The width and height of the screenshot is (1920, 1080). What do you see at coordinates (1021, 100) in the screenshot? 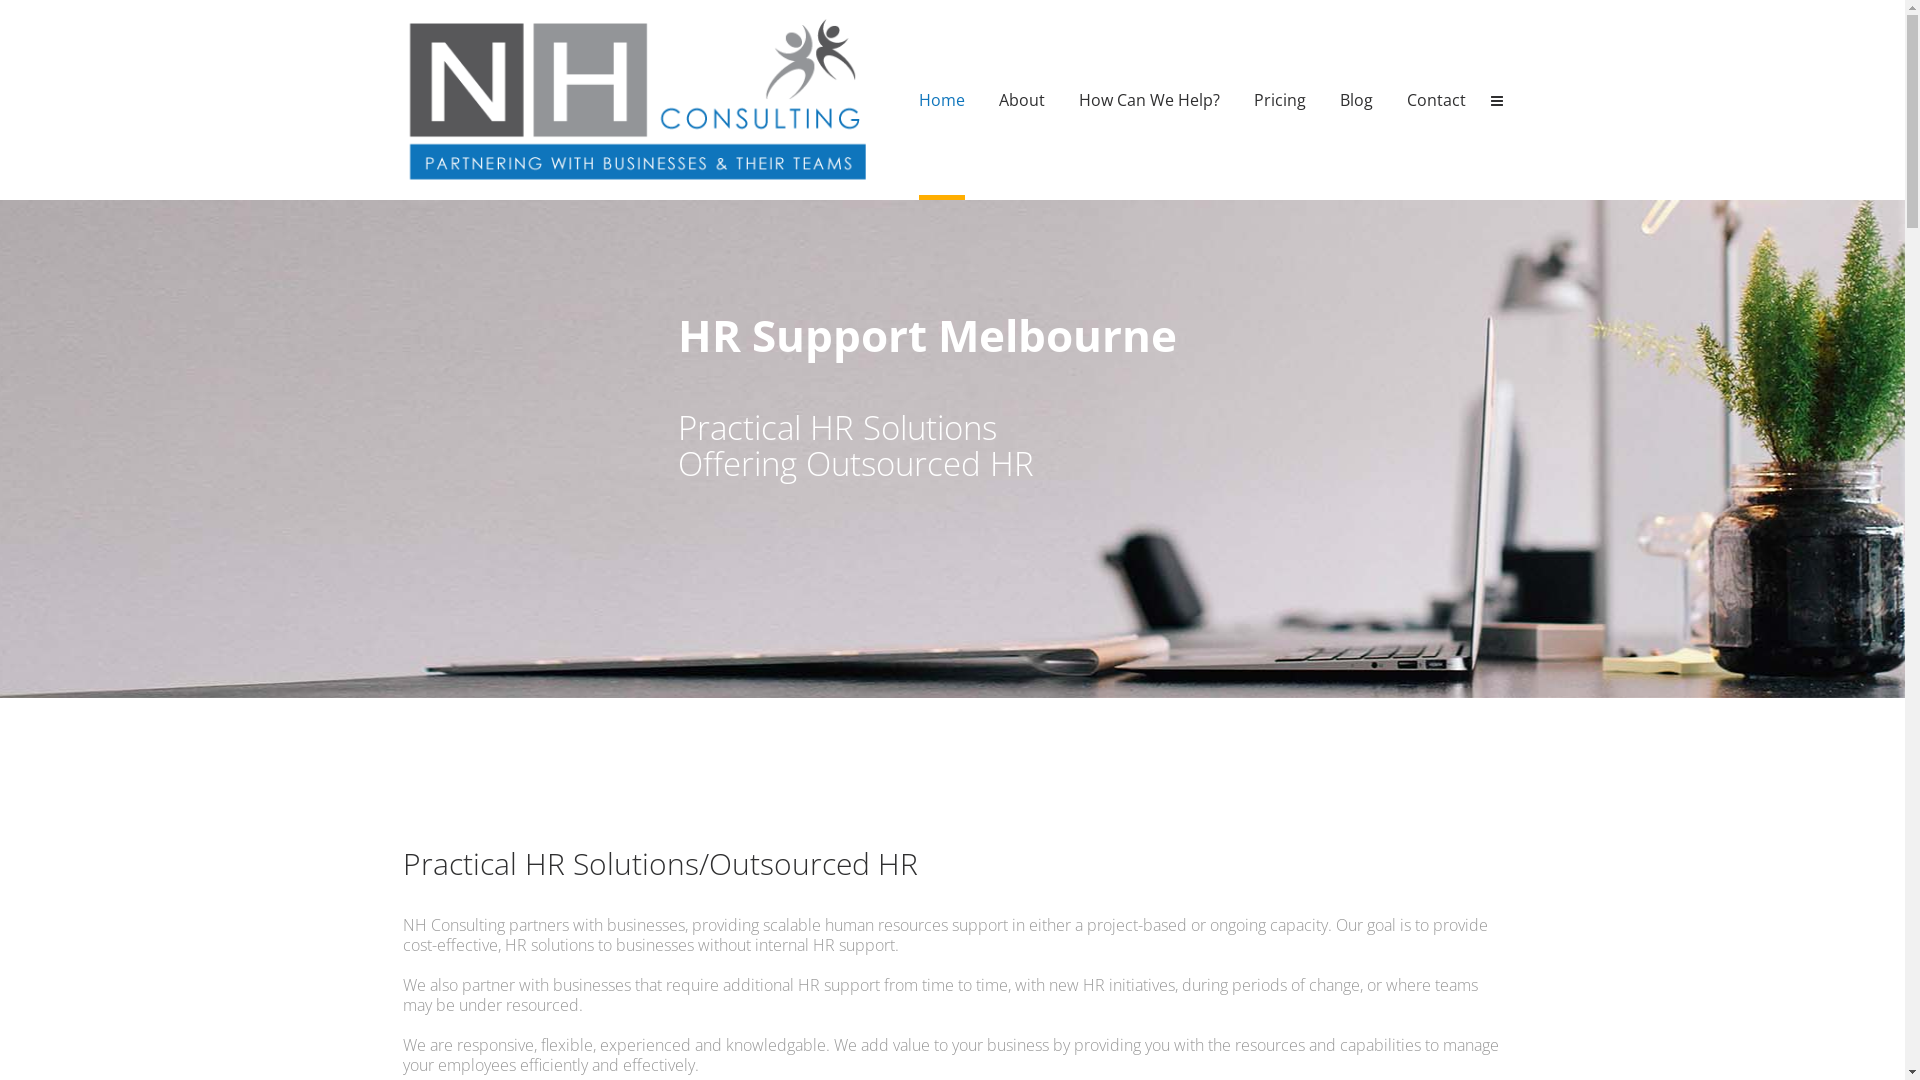
I see `'About'` at bounding box center [1021, 100].